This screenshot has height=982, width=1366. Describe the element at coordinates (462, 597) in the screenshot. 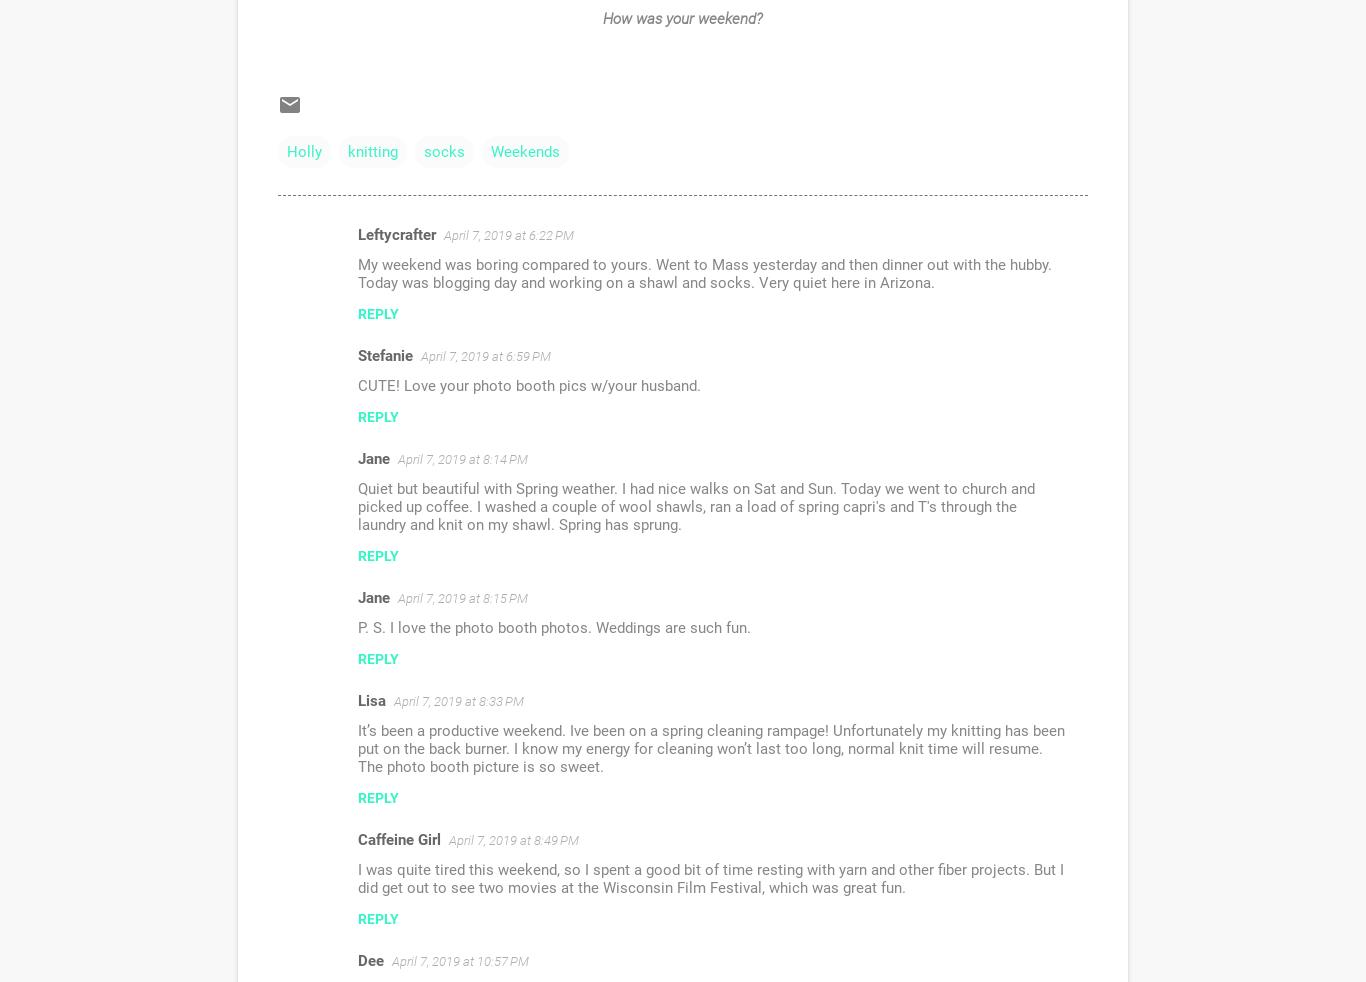

I see `'April 7, 2019 at 8:15 PM'` at that location.